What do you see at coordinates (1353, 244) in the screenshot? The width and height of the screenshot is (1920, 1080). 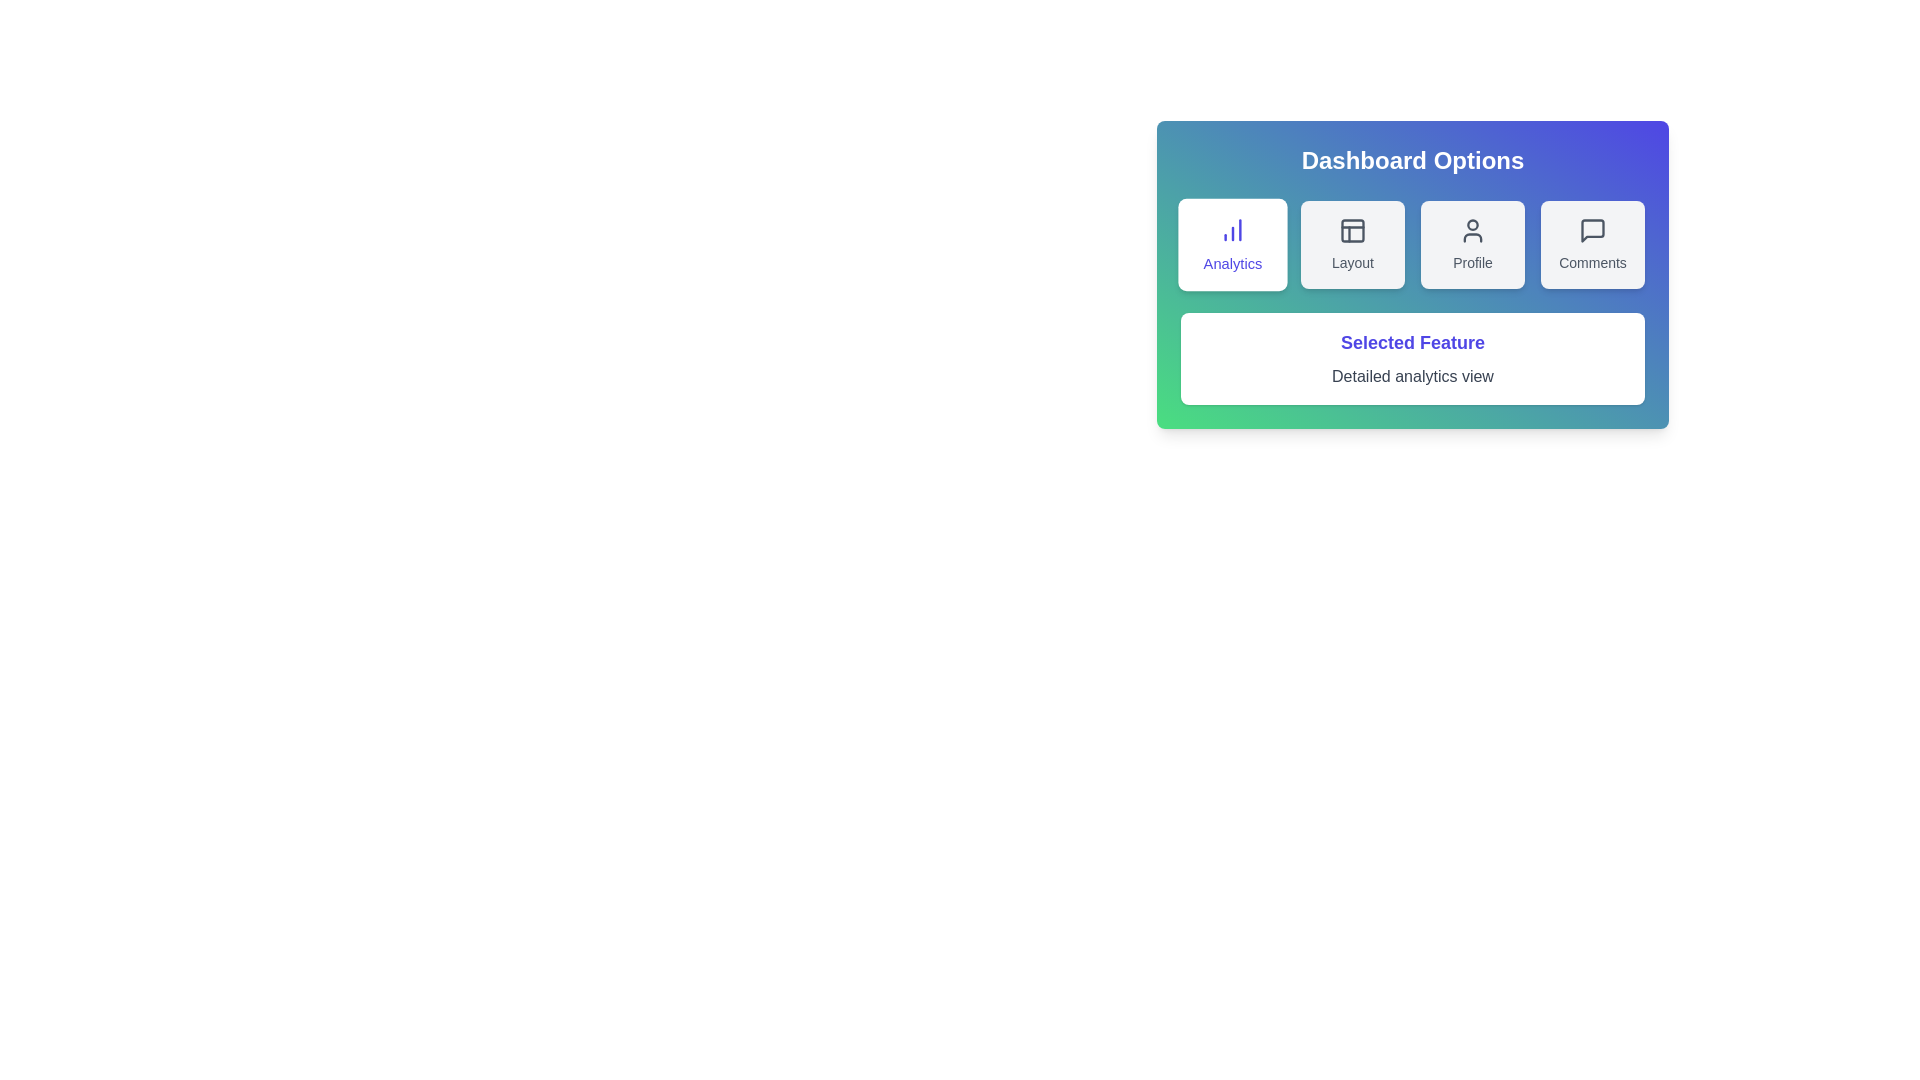 I see `the Layout button to select the respective dashboard option` at bounding box center [1353, 244].